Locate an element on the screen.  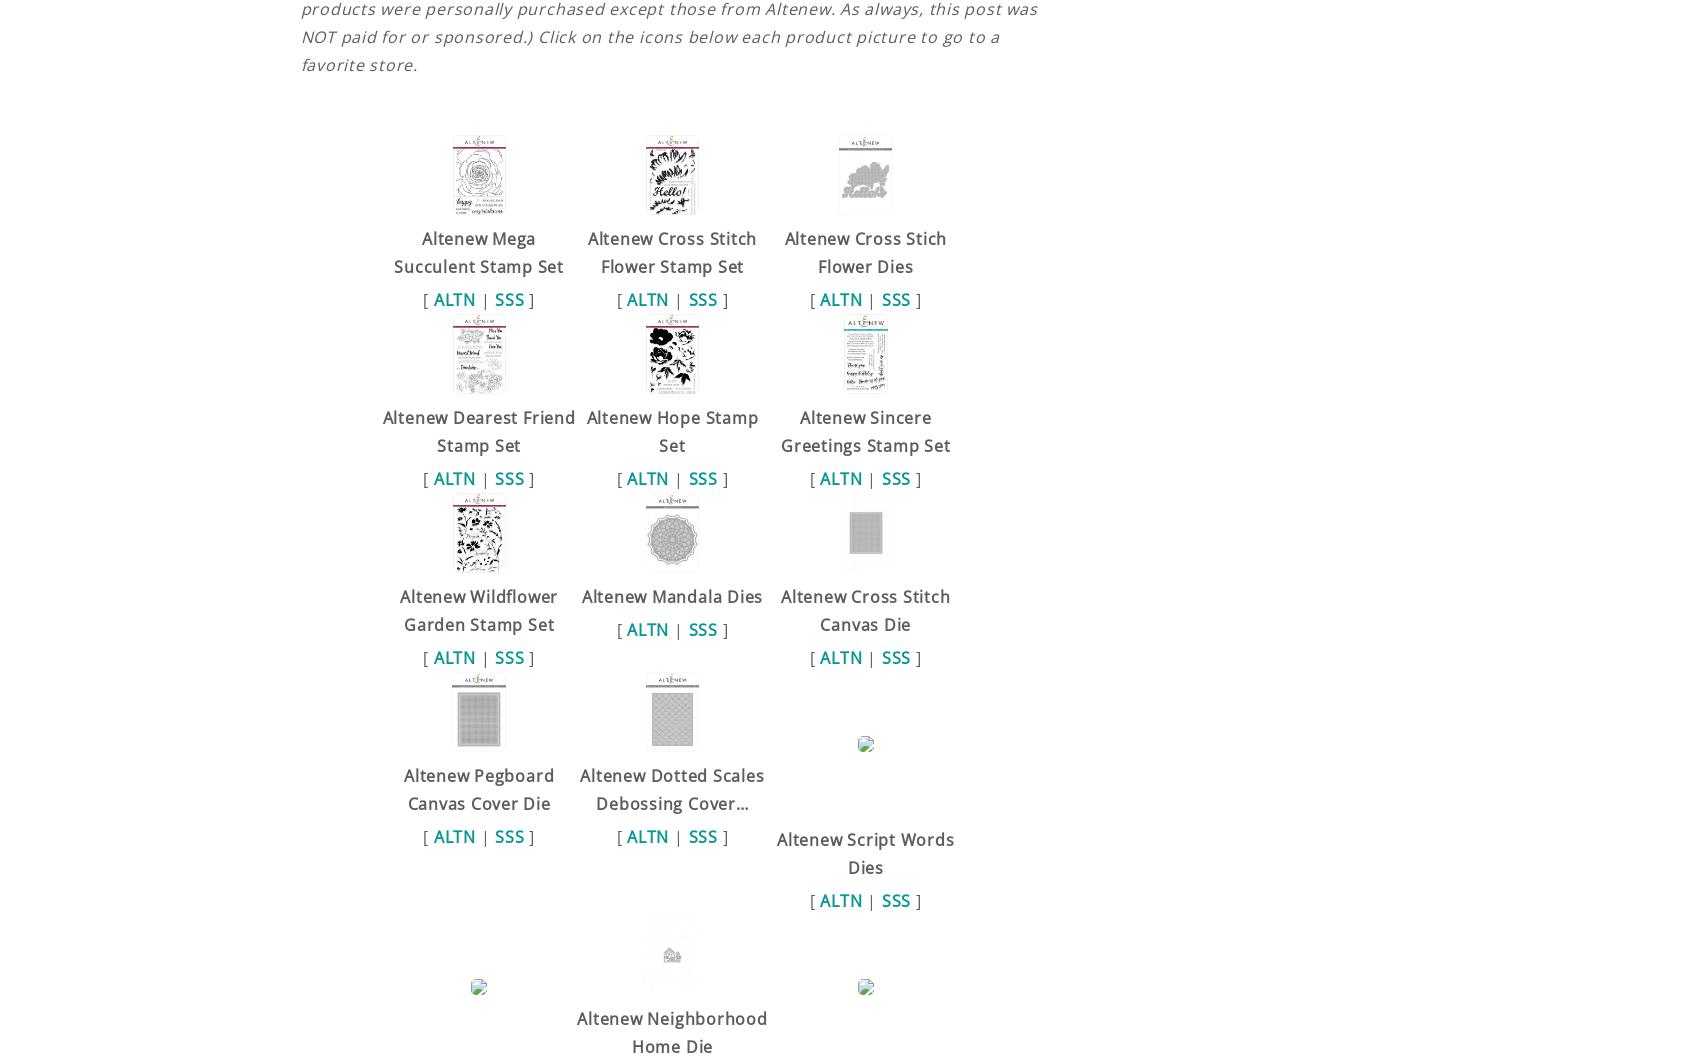
'Altenew Neighborhood Home Die' is located at coordinates (671, 1031).